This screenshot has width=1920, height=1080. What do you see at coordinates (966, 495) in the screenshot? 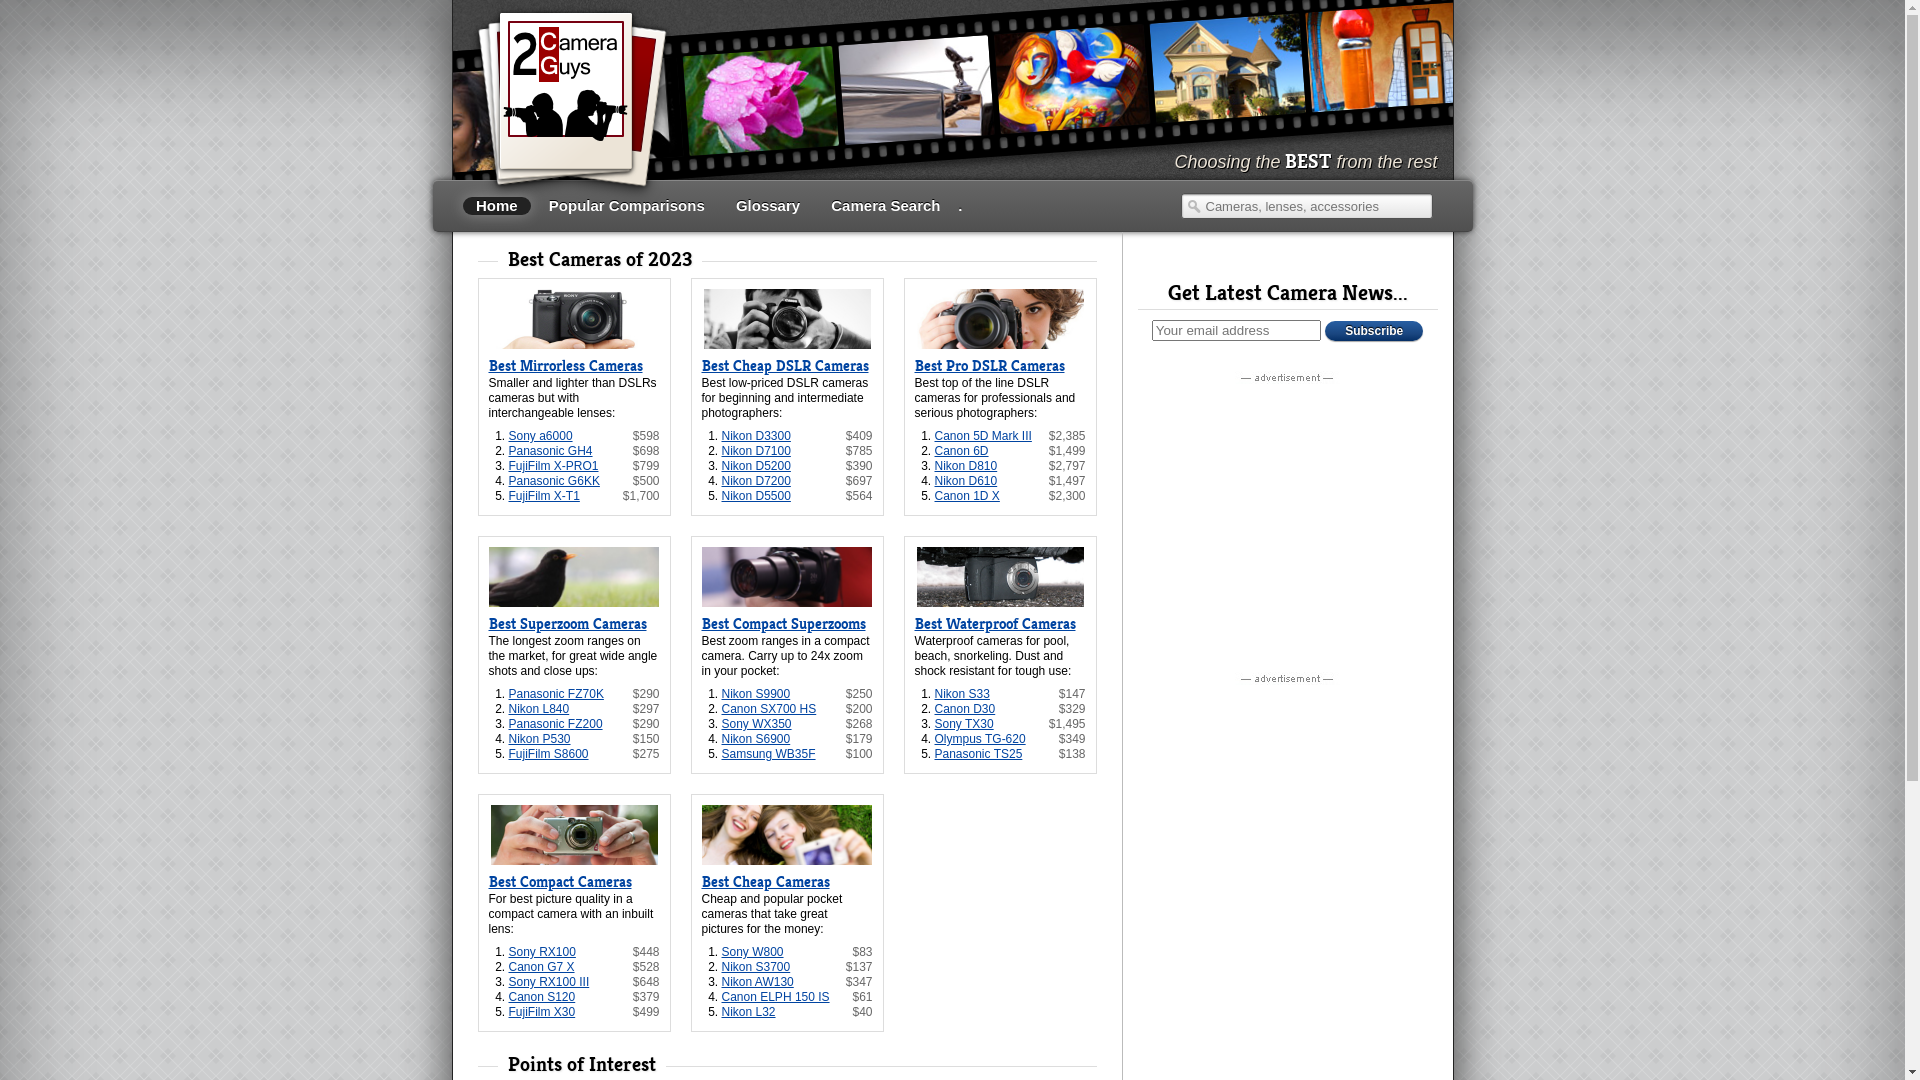
I see `'Canon 1D X'` at bounding box center [966, 495].